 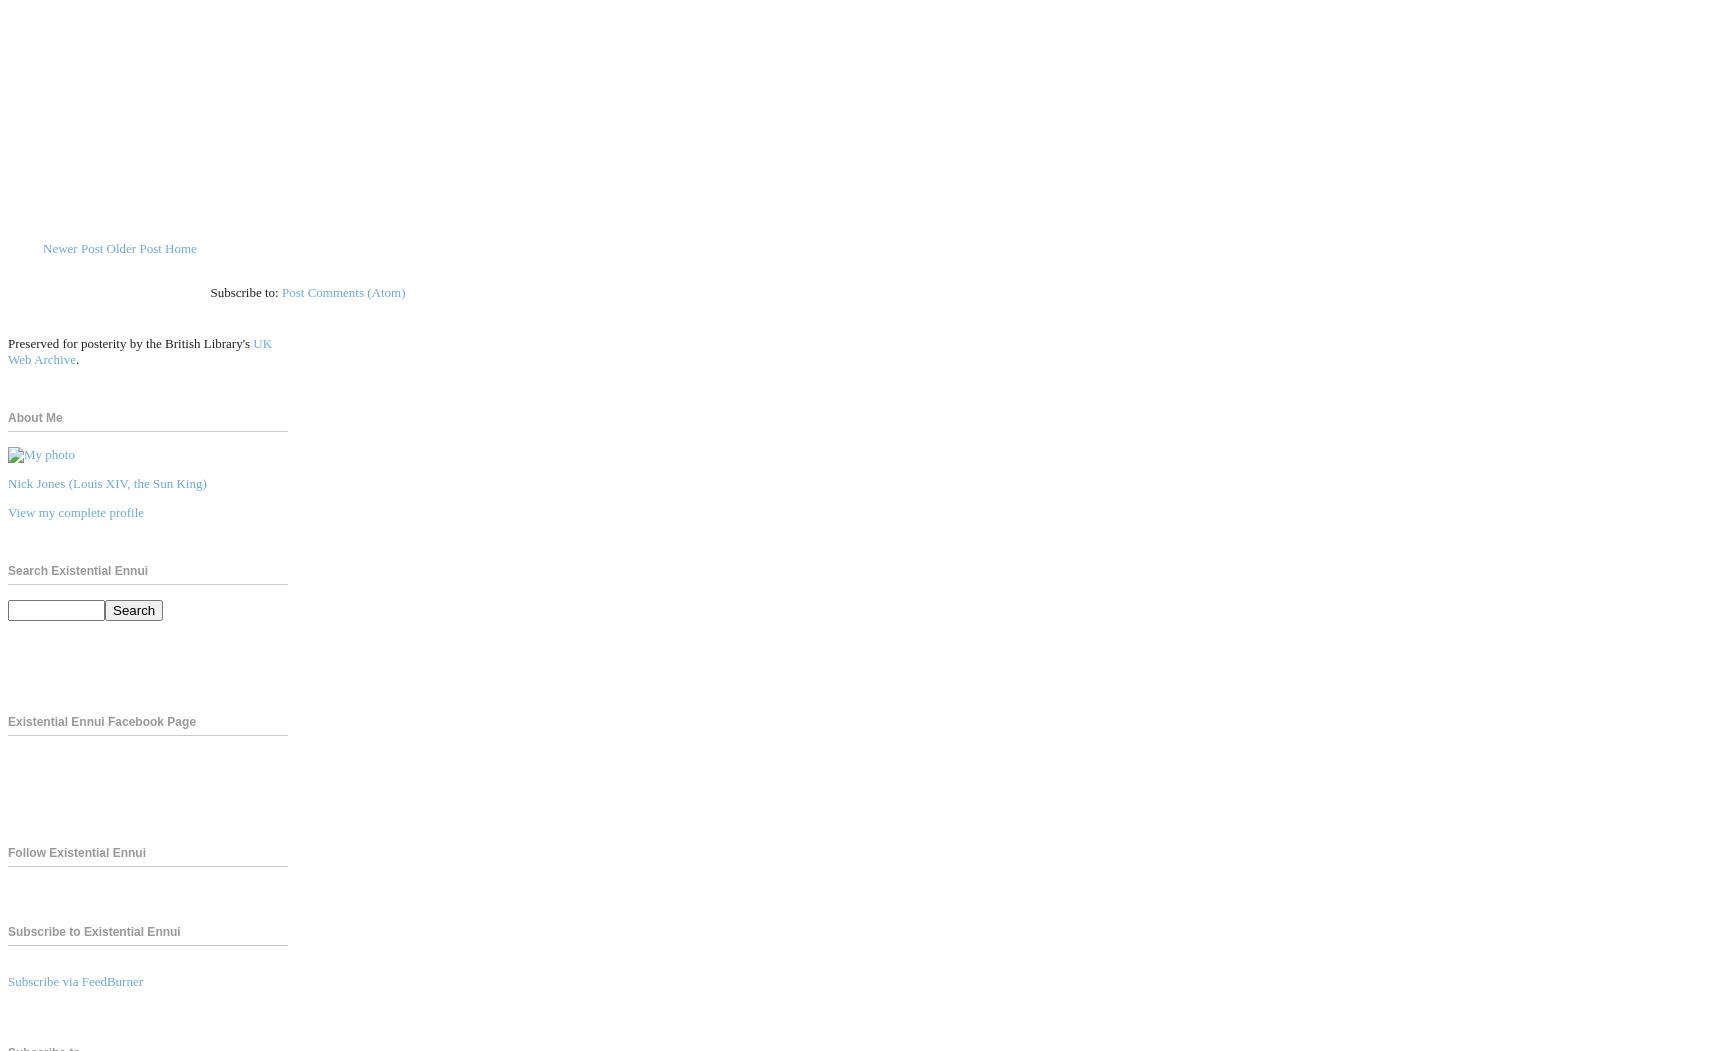 I want to click on 'View my complete profile', so click(x=74, y=511).